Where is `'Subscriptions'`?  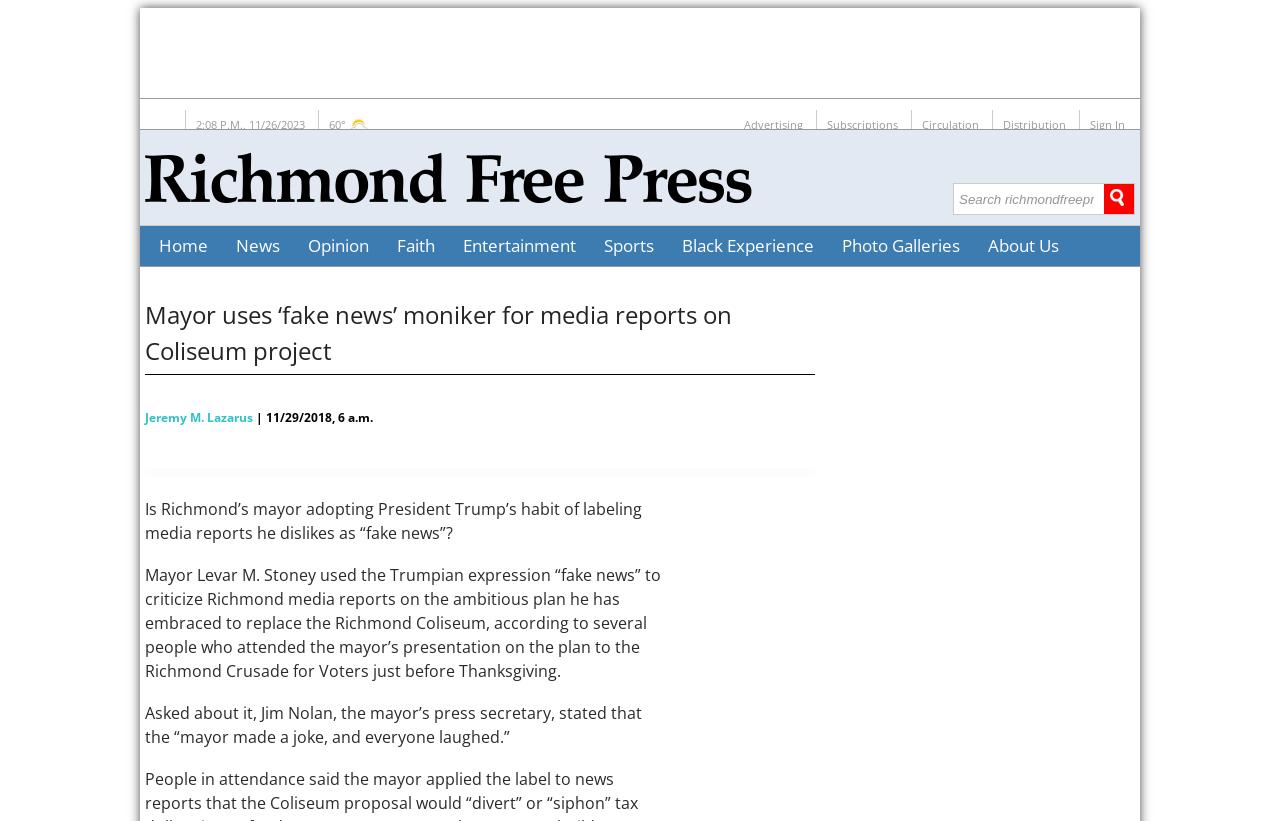 'Subscriptions' is located at coordinates (862, 123).